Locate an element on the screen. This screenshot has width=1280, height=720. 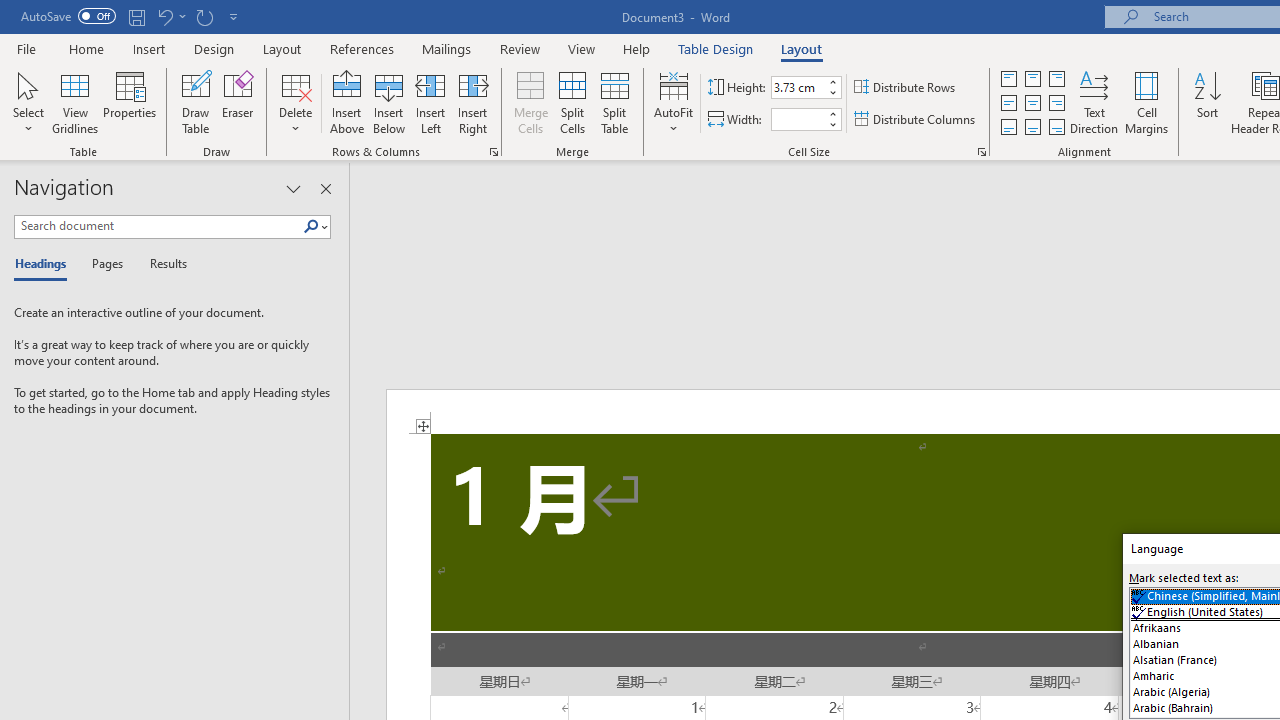
'Merge Cells' is located at coordinates (530, 103).